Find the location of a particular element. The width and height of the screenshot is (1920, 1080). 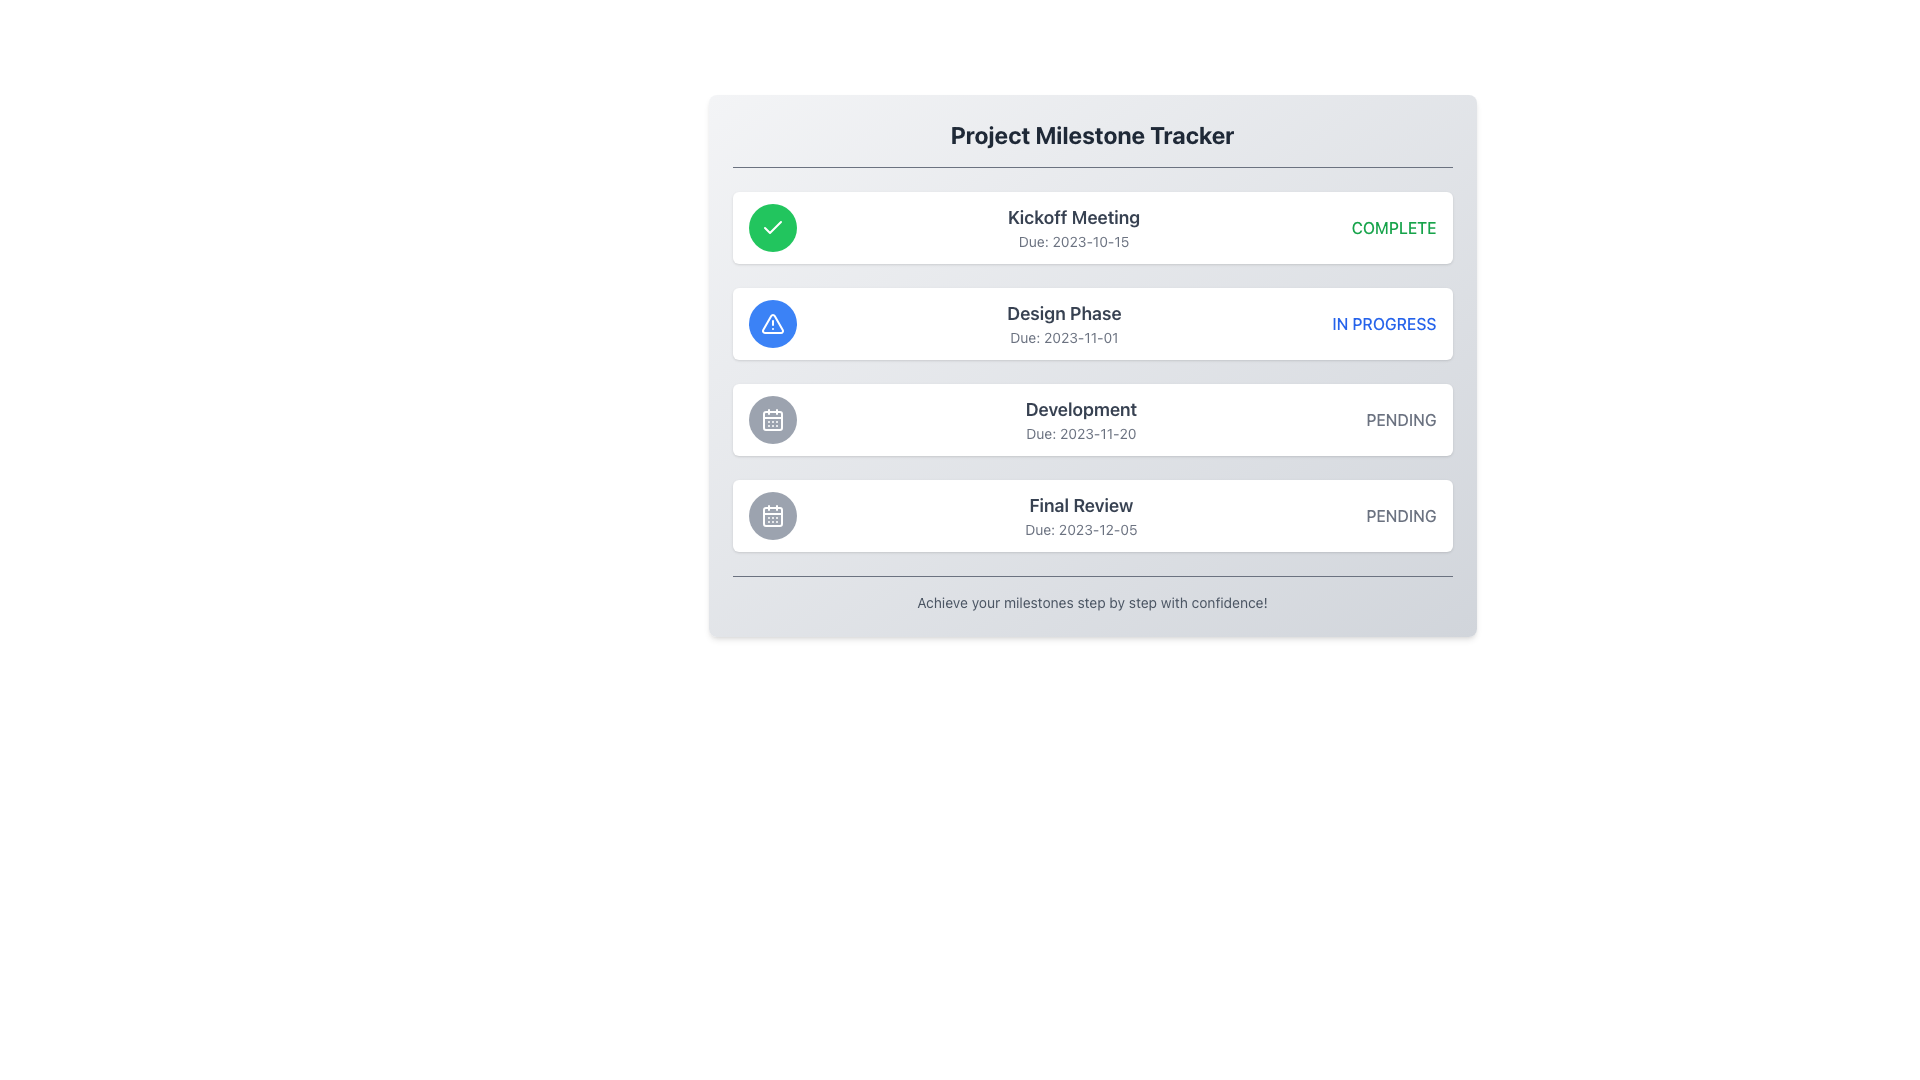

the status indicator text label confirming the completion of the 'Kickoff Meeting' task, which is located to the right of 'Due: 2023-10-15' is located at coordinates (1393, 226).